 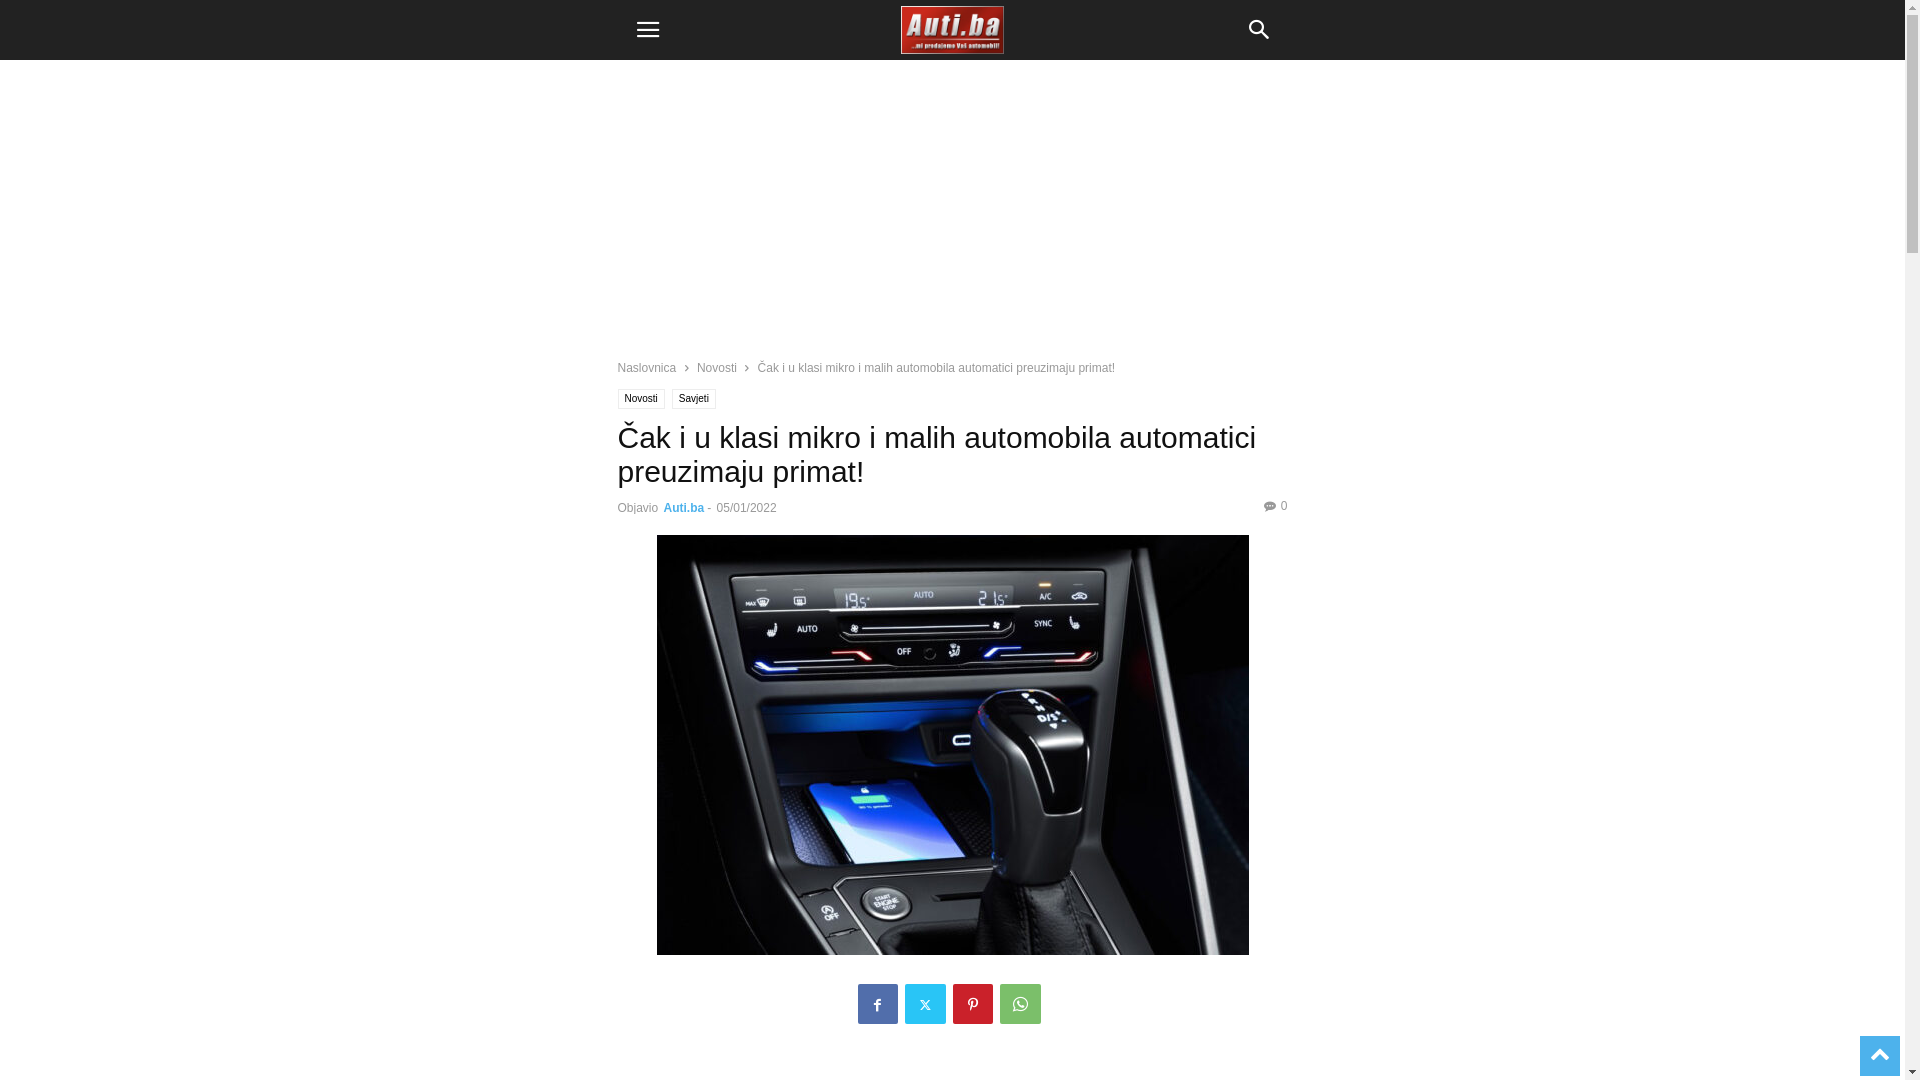 I want to click on 'Novosti', so click(x=716, y=367).